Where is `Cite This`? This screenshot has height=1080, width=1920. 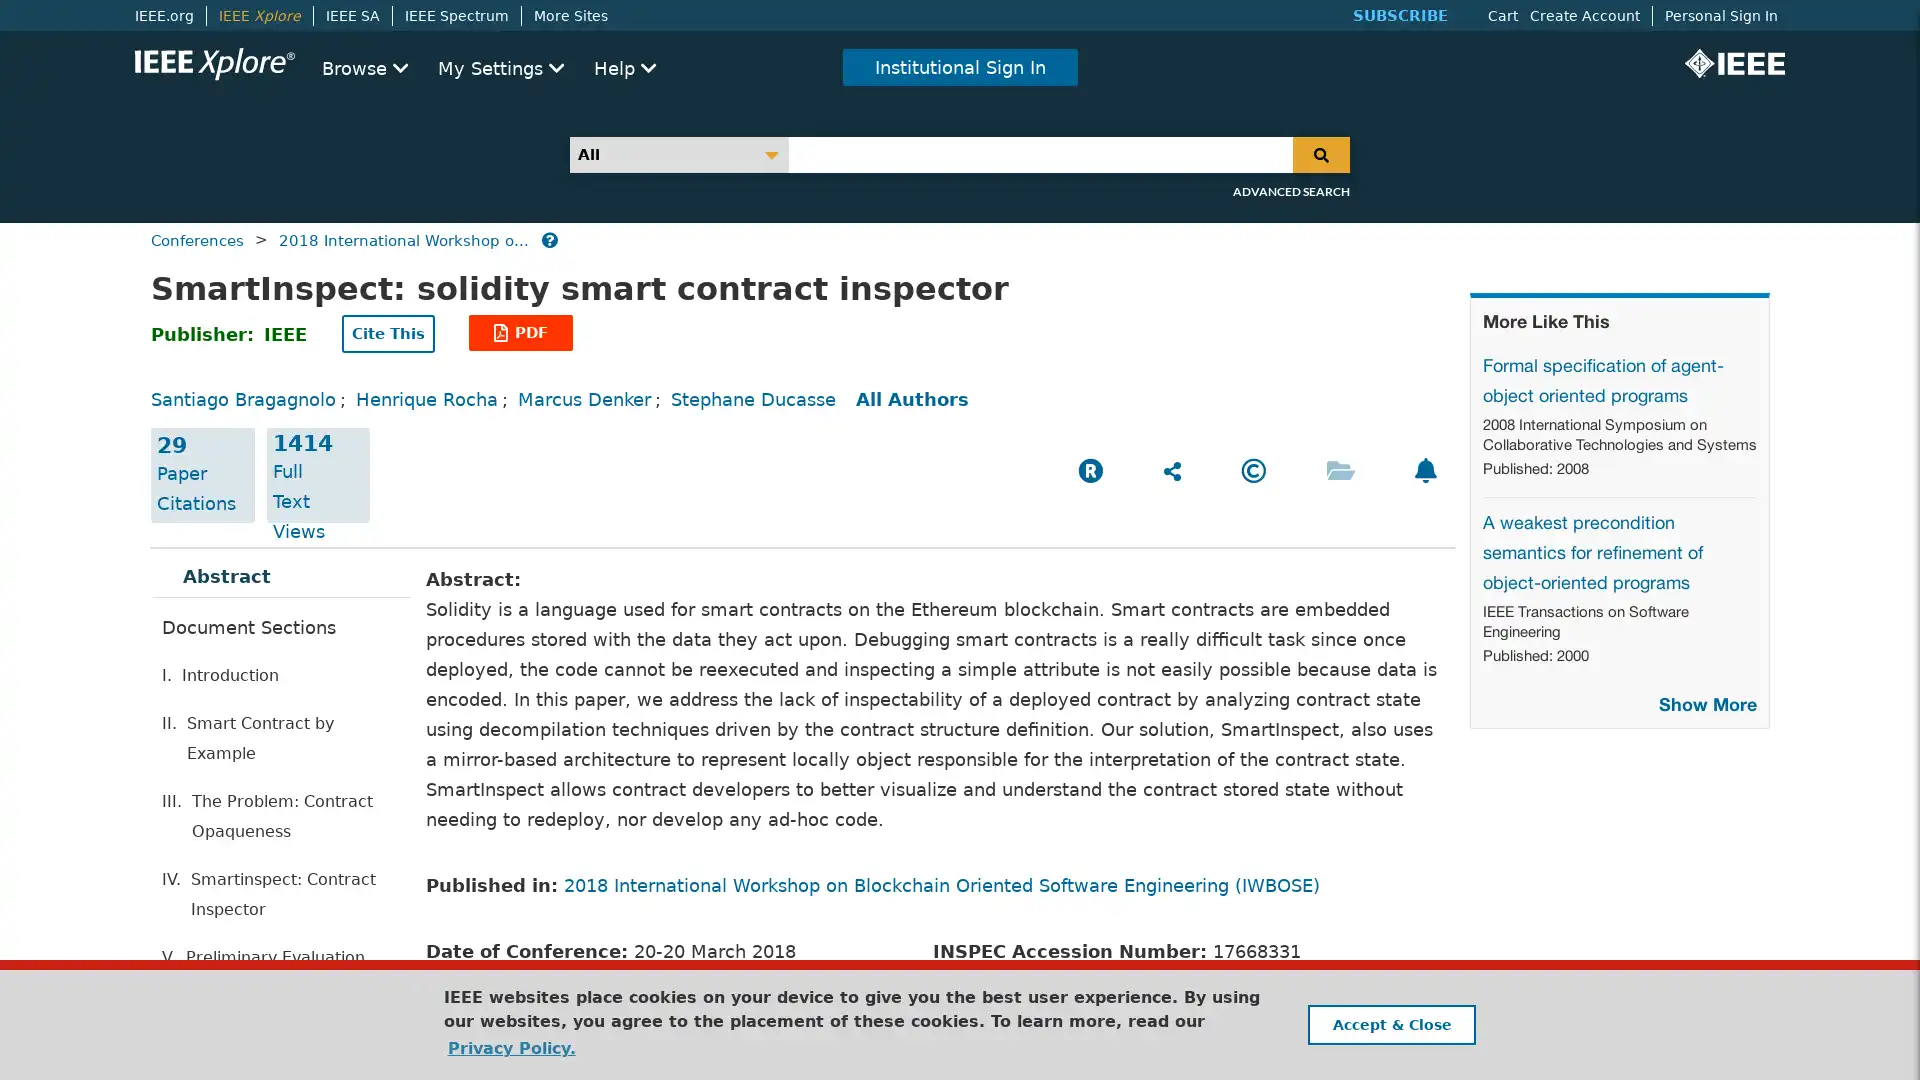 Cite This is located at coordinates (388, 333).